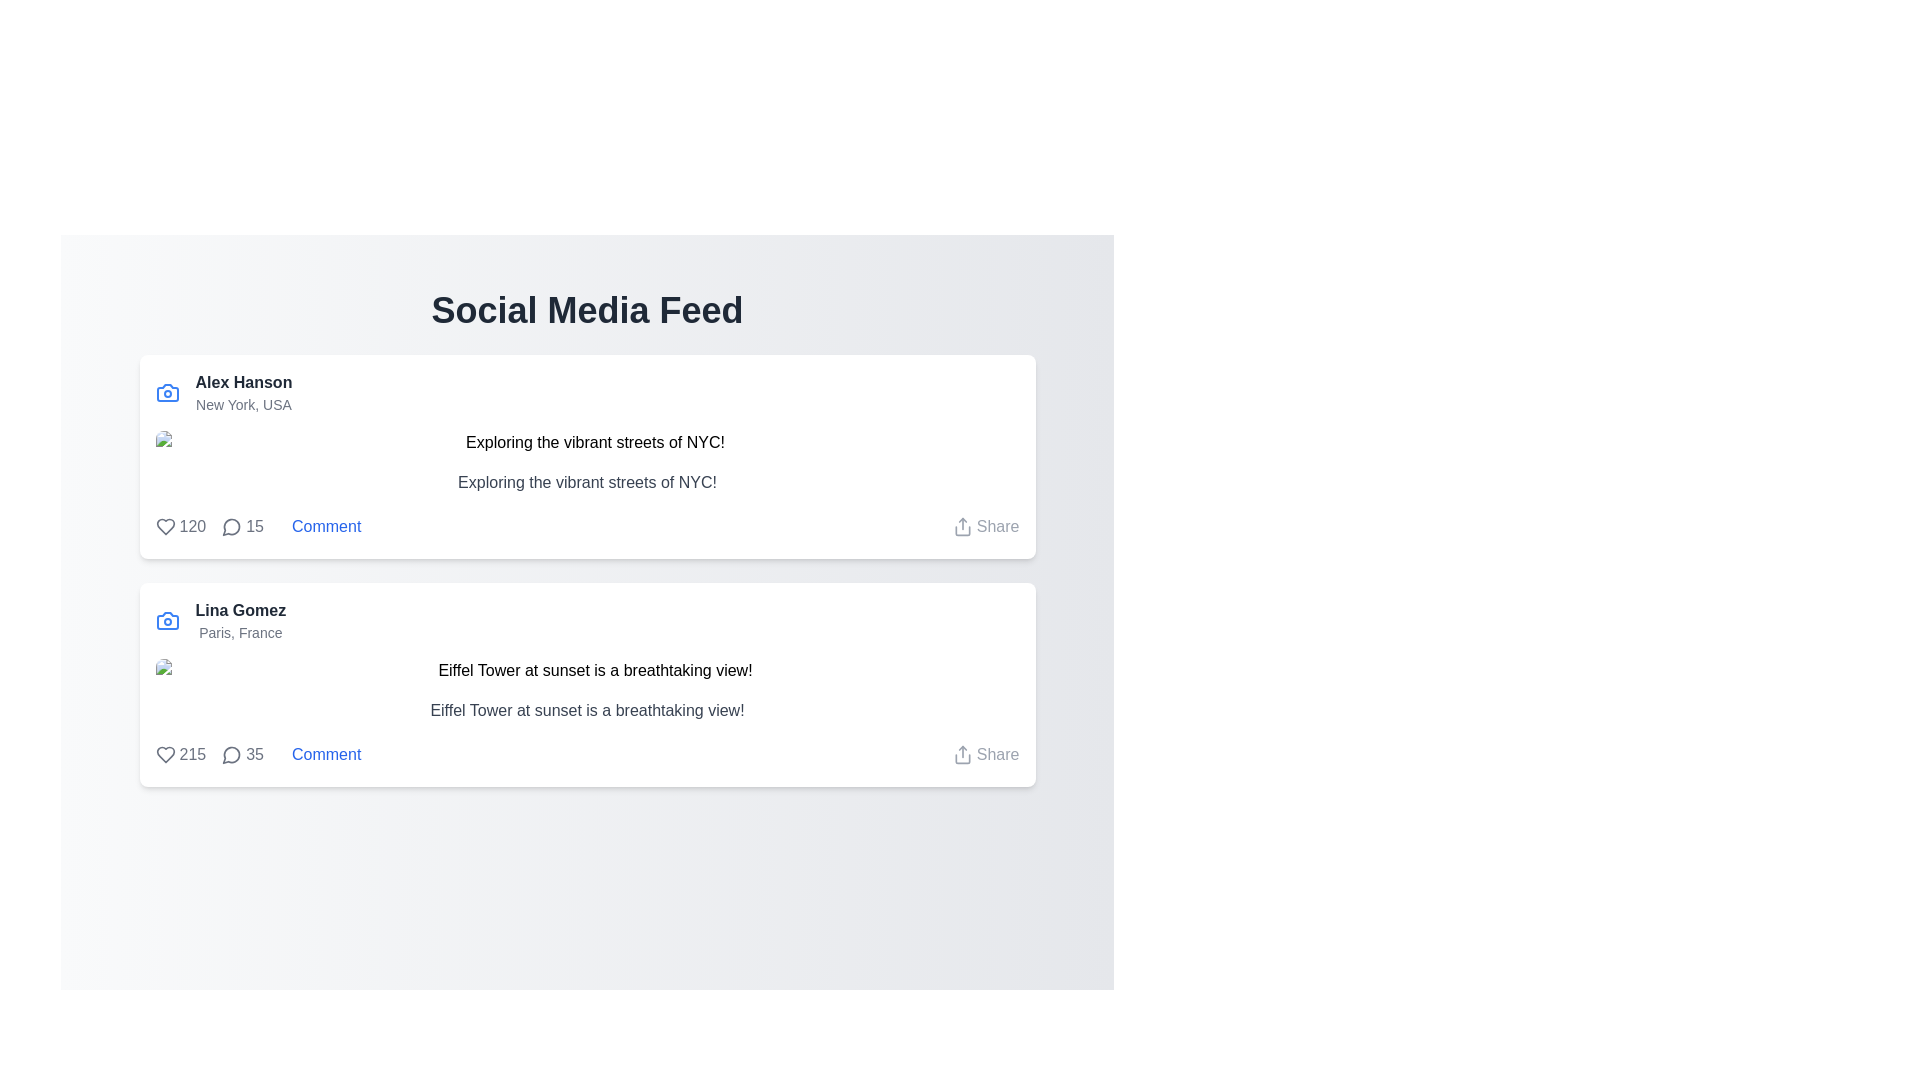 The width and height of the screenshot is (1920, 1080). What do you see at coordinates (180, 755) in the screenshot?
I see `the heart icon displaying '215' likes located in the bottom left corner of the second post` at bounding box center [180, 755].